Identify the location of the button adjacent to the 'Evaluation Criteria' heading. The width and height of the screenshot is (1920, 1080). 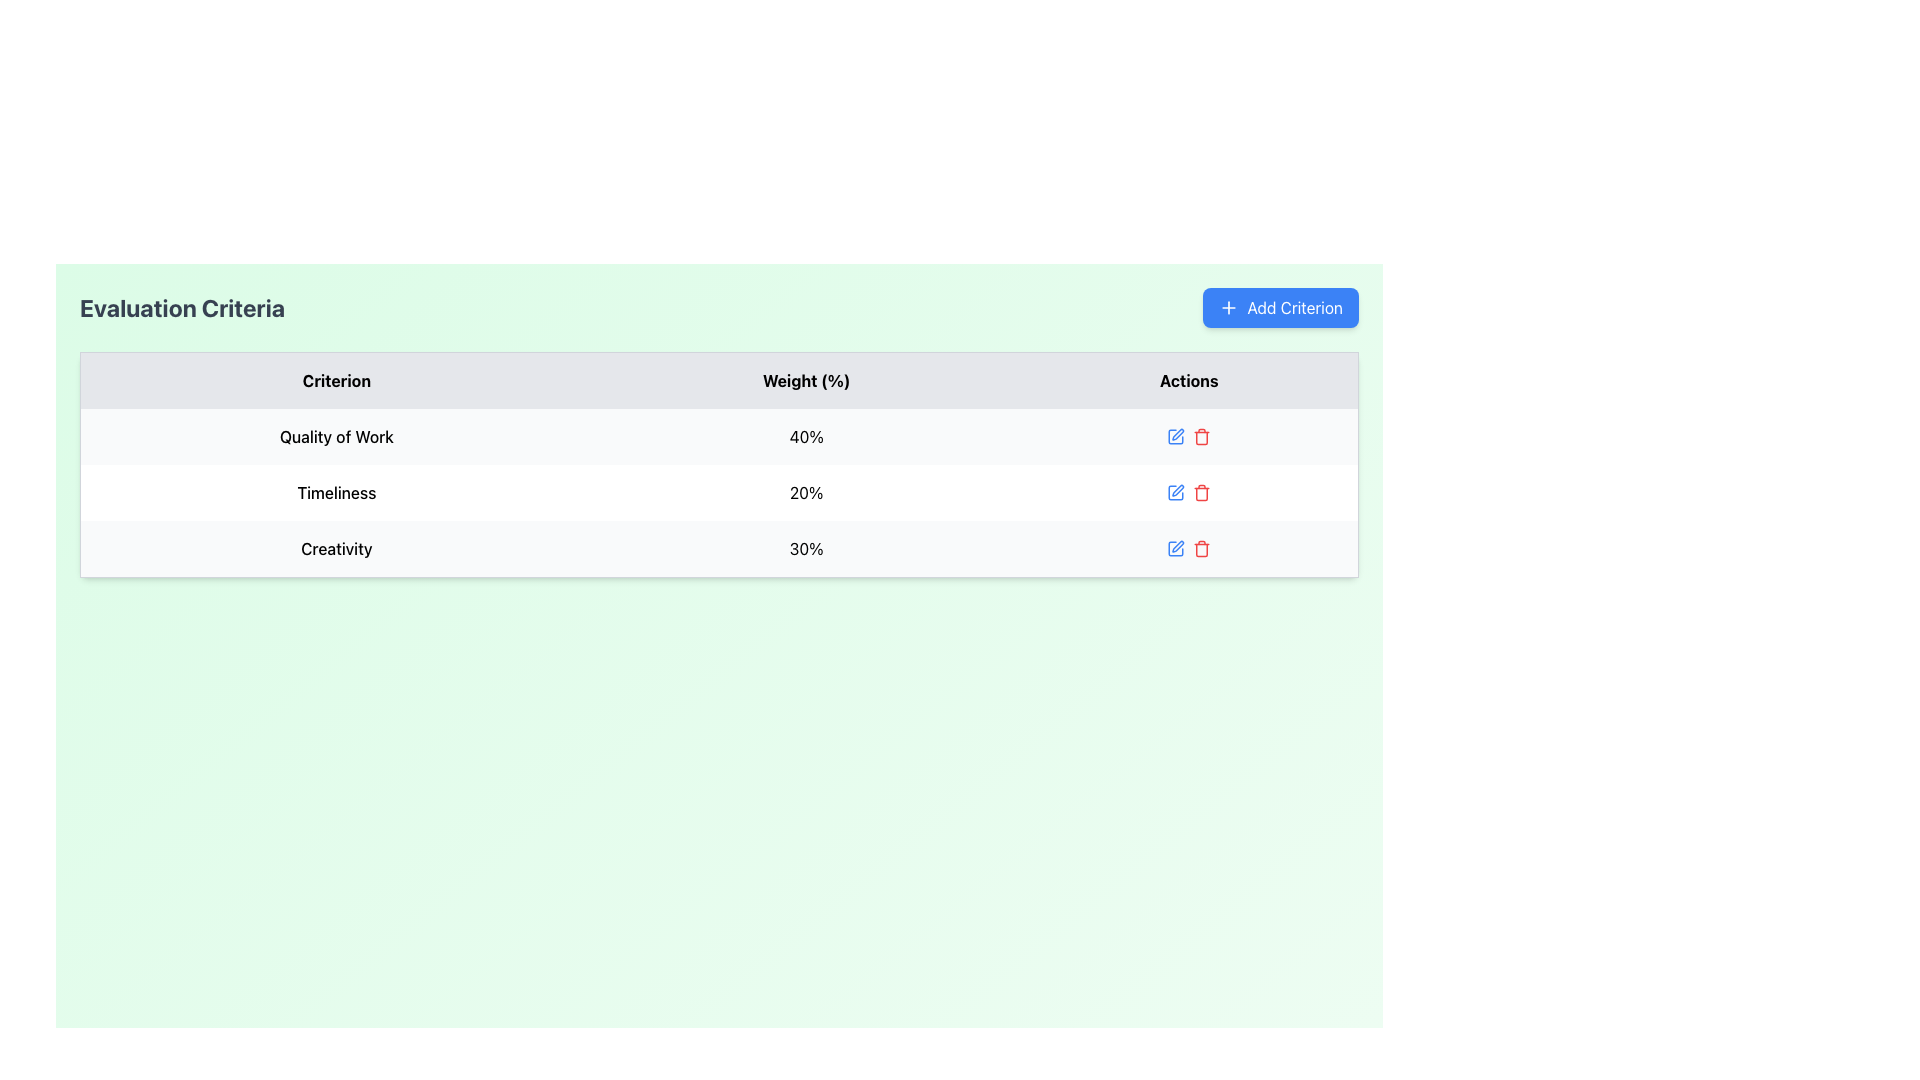
(1281, 308).